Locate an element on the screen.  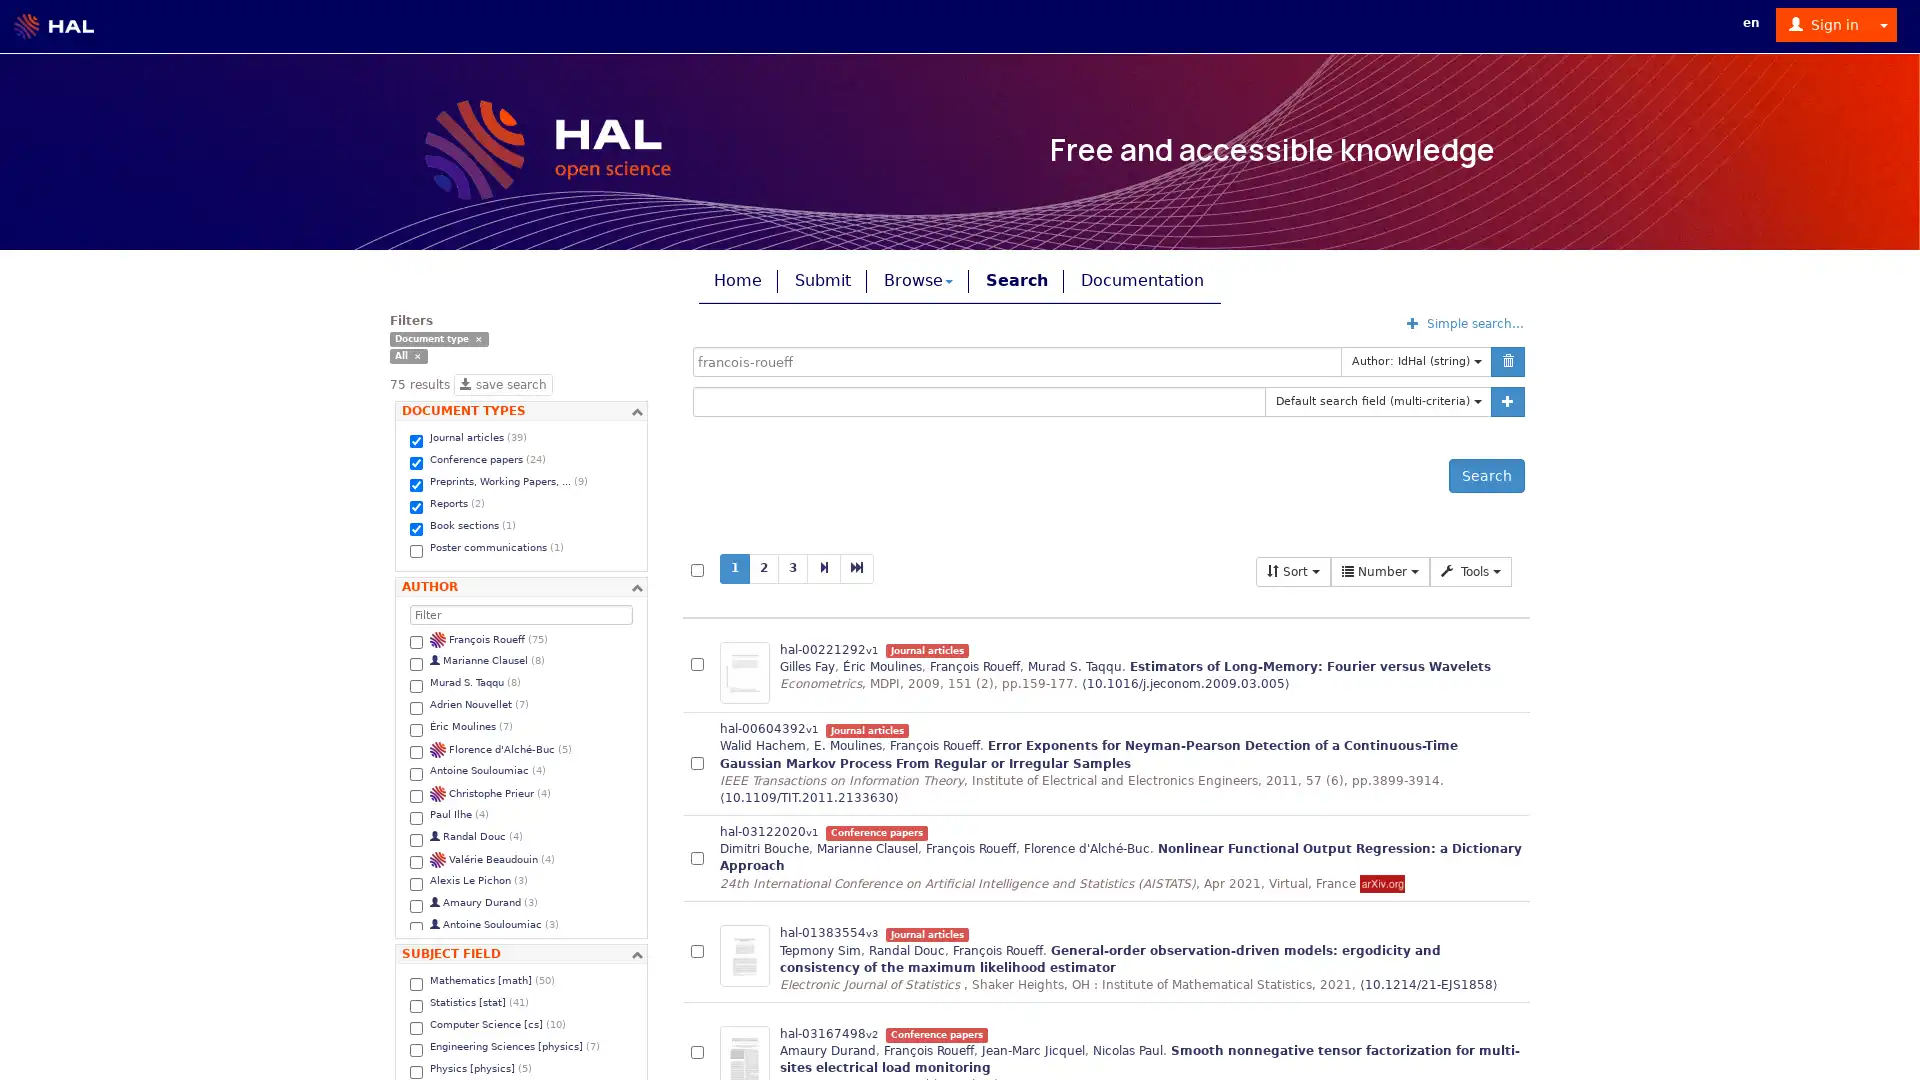
Number is located at coordinates (1379, 570).